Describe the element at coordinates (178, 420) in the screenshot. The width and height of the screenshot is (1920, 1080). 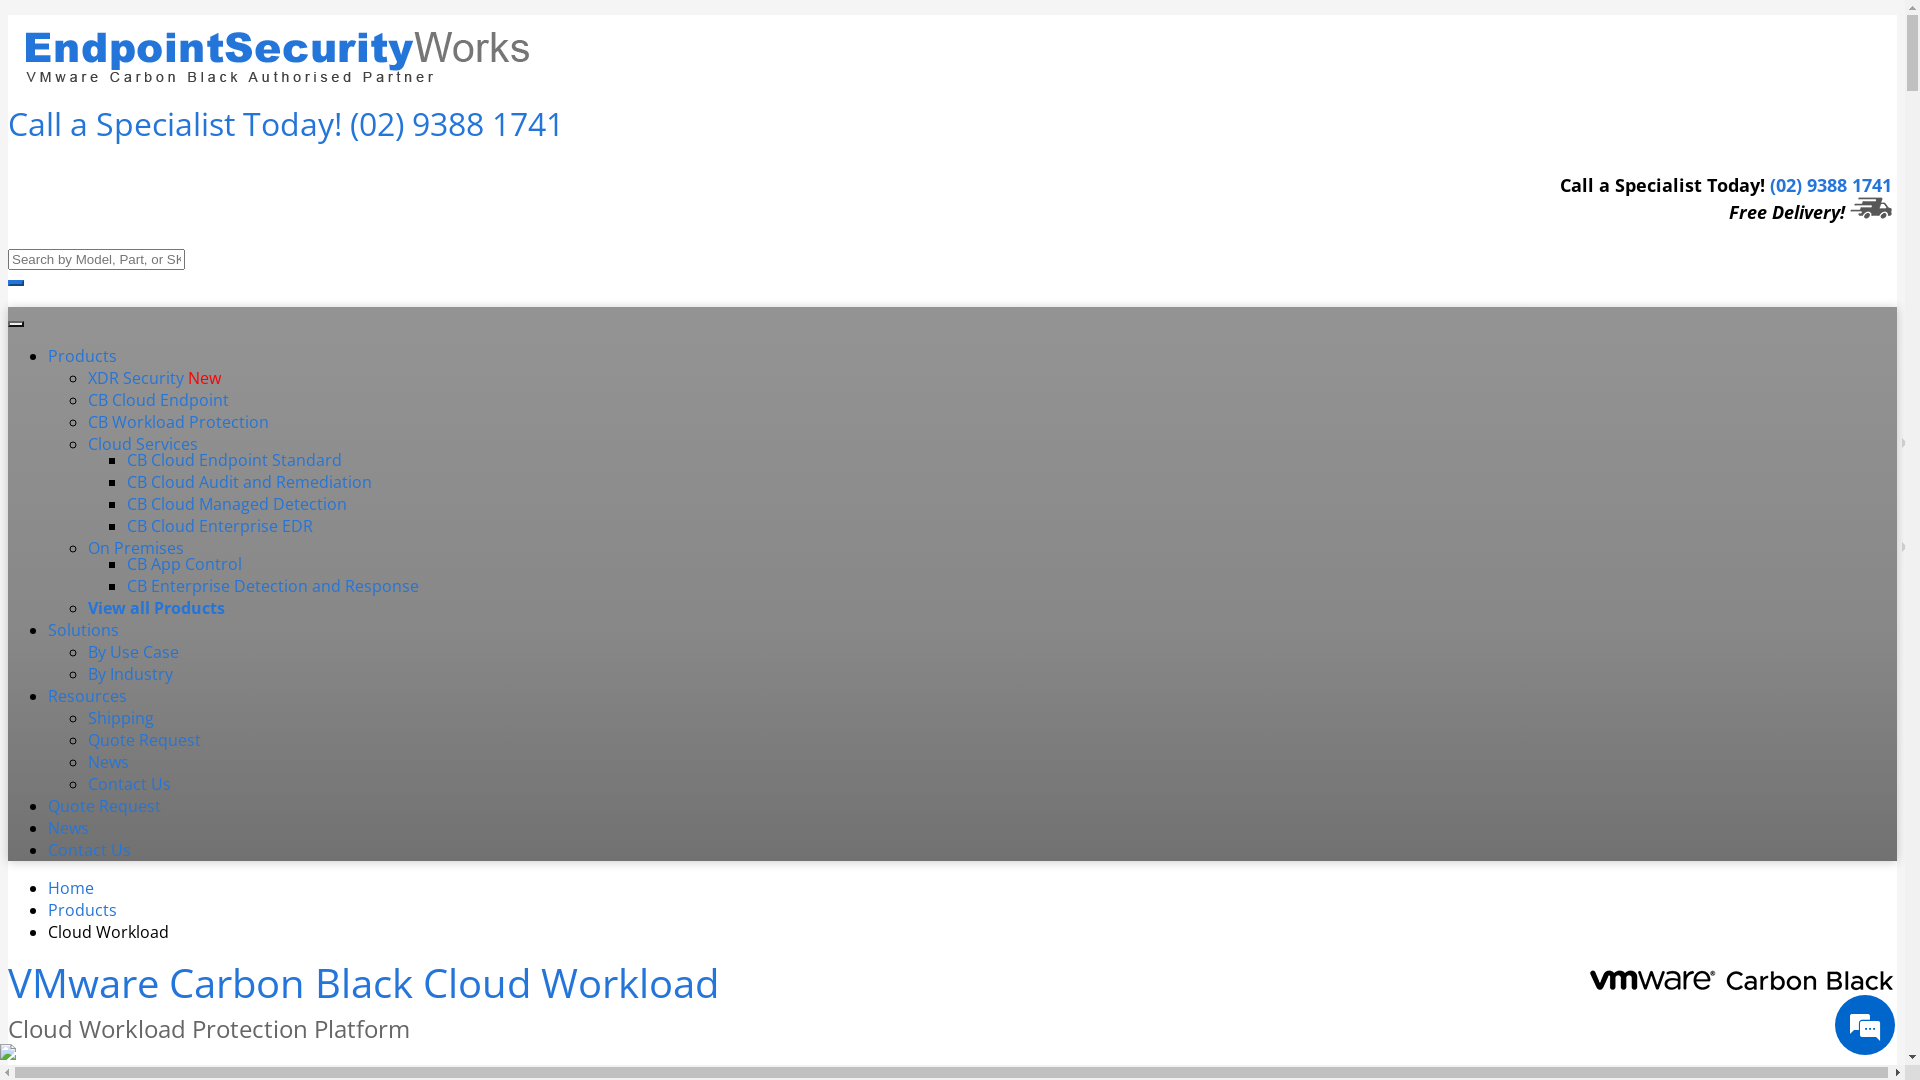
I see `'CB Workload Protection'` at that location.